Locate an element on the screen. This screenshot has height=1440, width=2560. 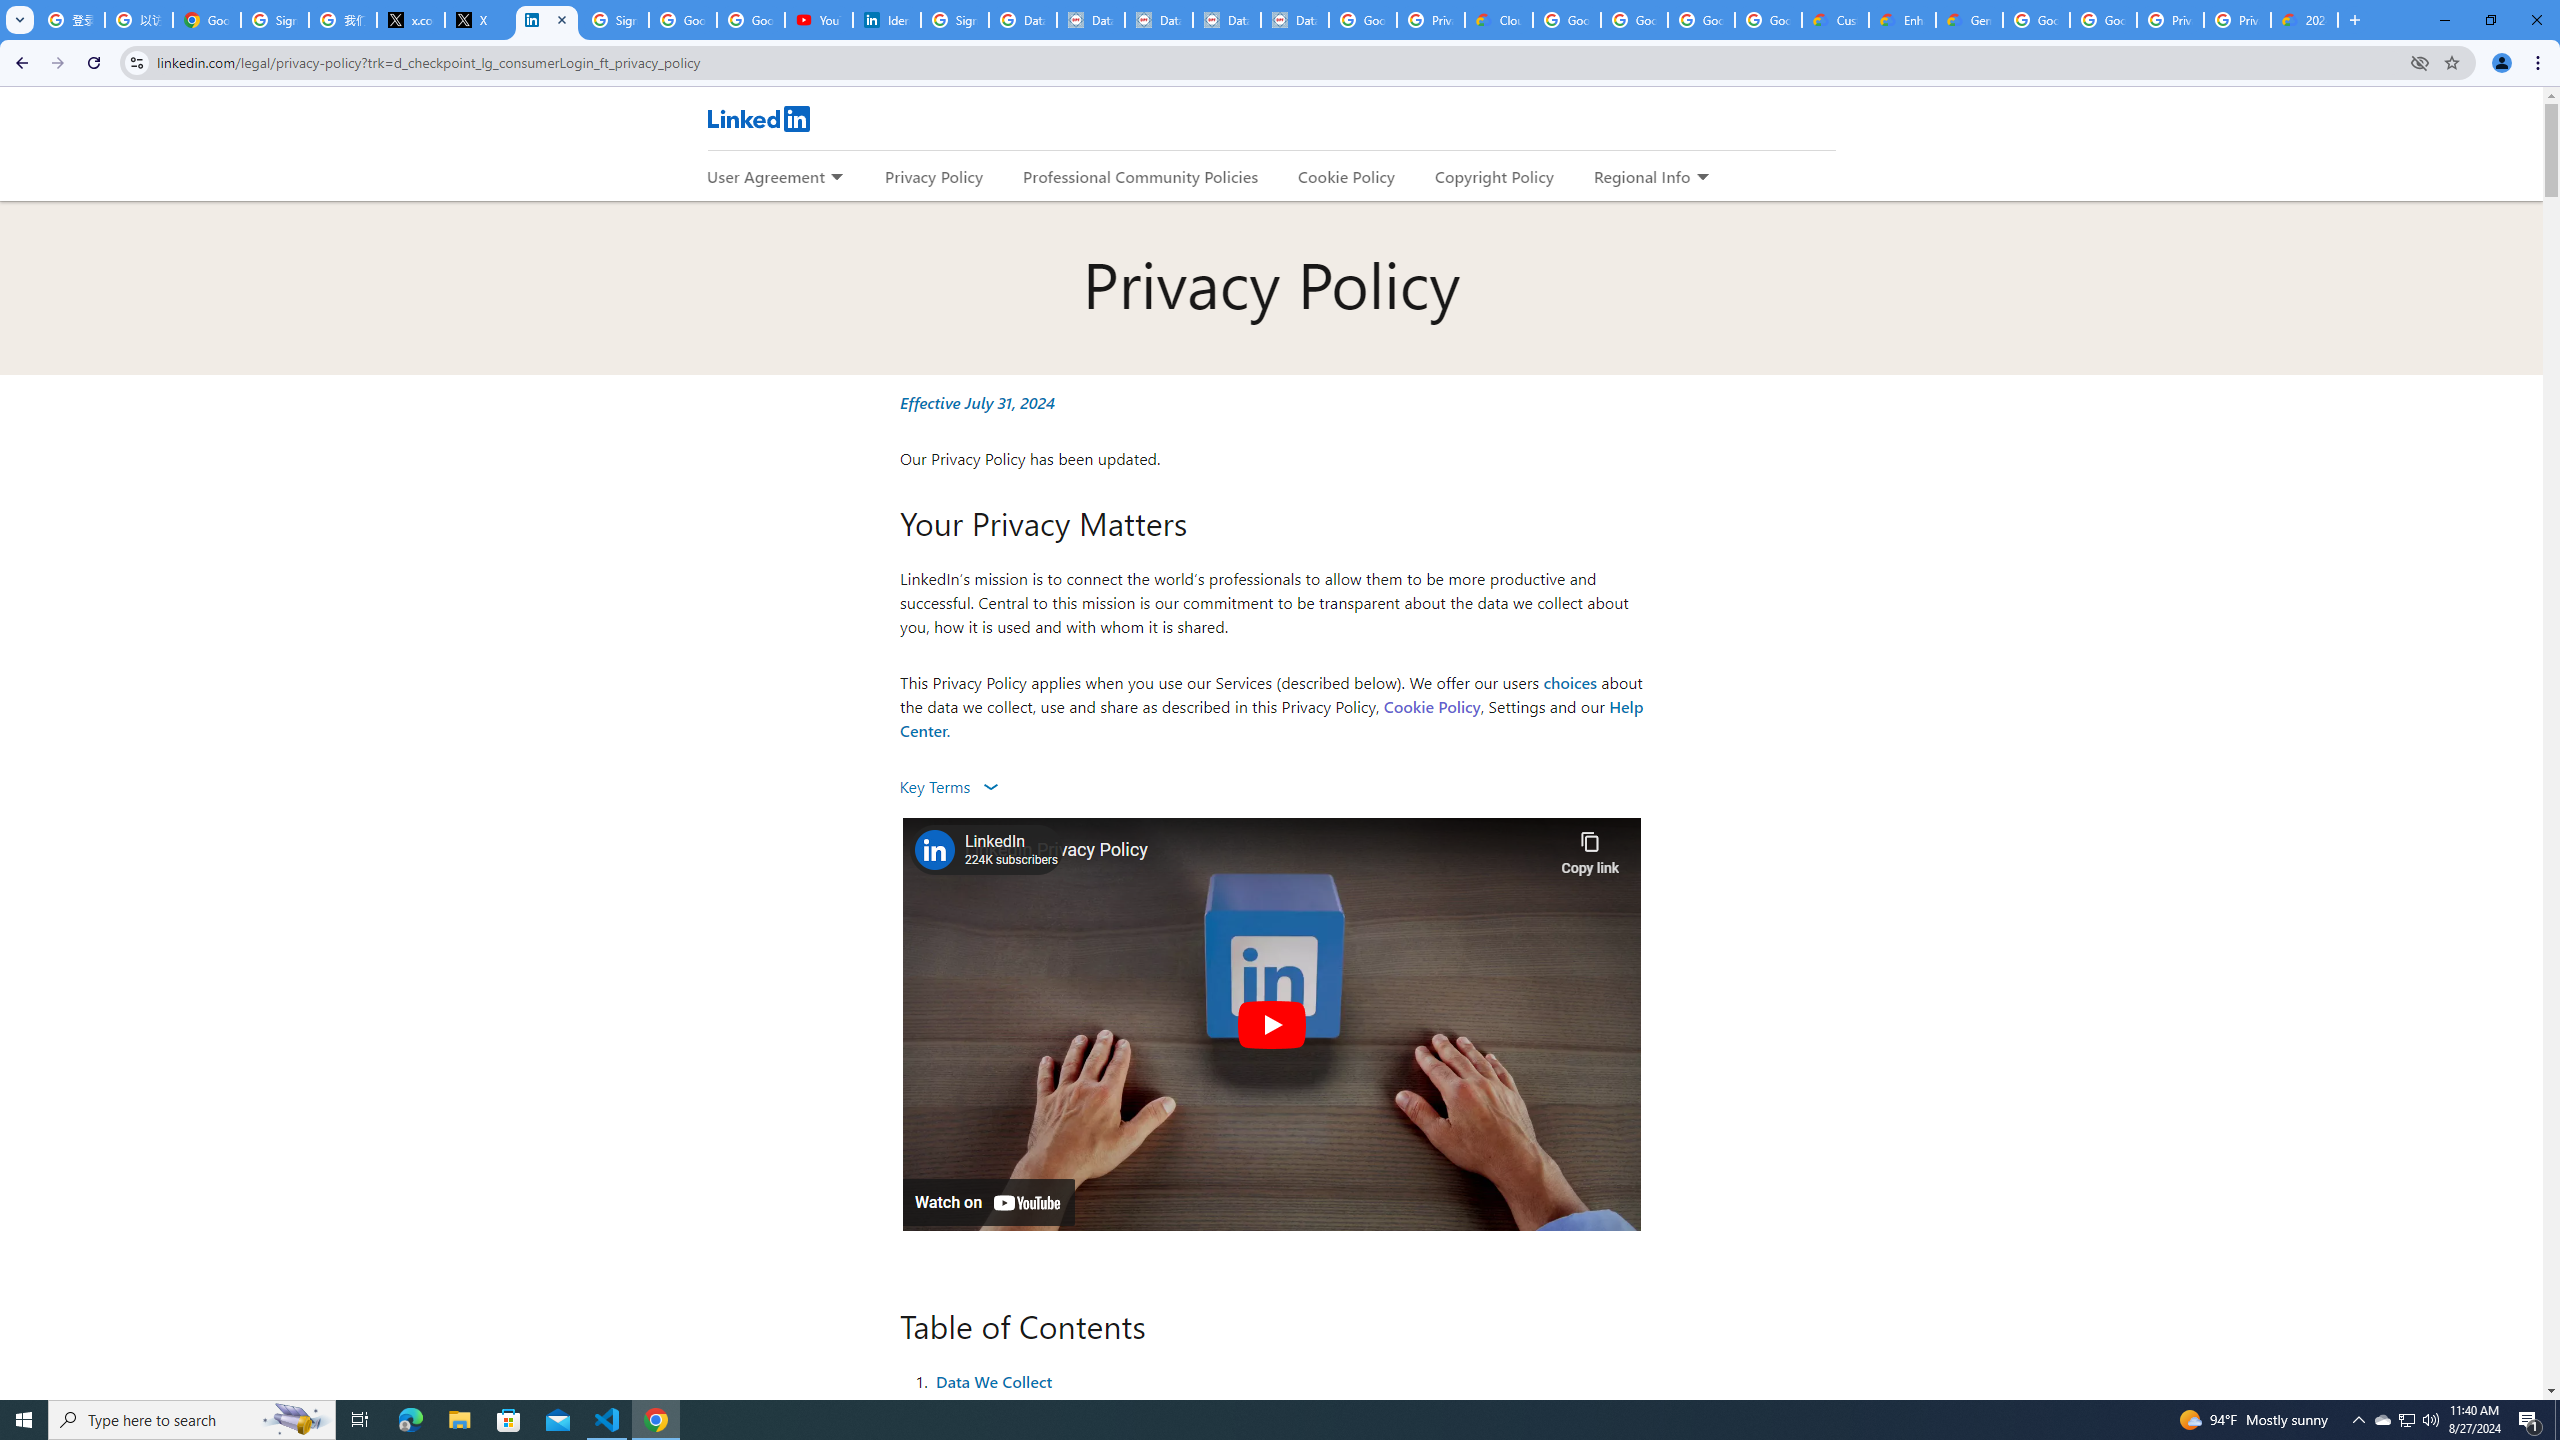
'Privacy Policy' is located at coordinates (933, 176).